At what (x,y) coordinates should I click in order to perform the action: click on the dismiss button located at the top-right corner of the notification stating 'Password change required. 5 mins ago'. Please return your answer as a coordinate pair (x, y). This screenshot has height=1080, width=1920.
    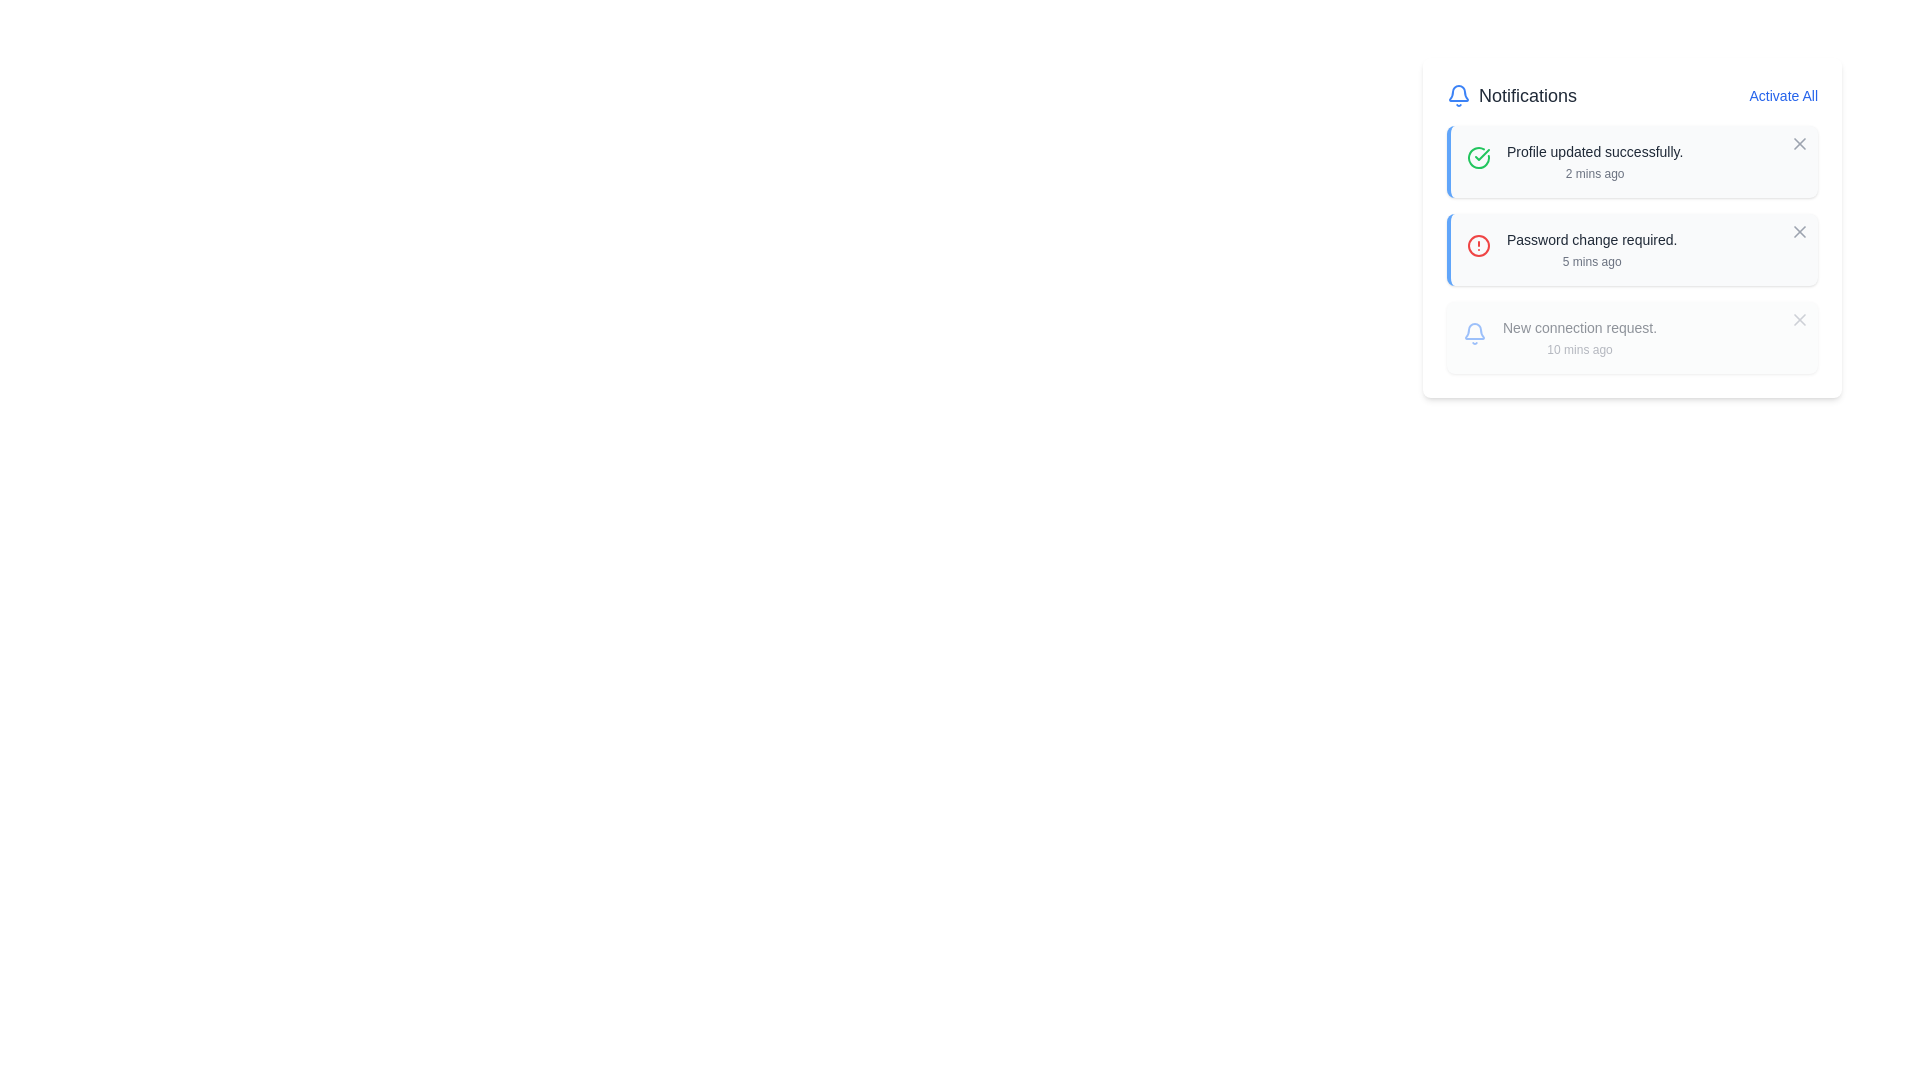
    Looking at the image, I should click on (1800, 230).